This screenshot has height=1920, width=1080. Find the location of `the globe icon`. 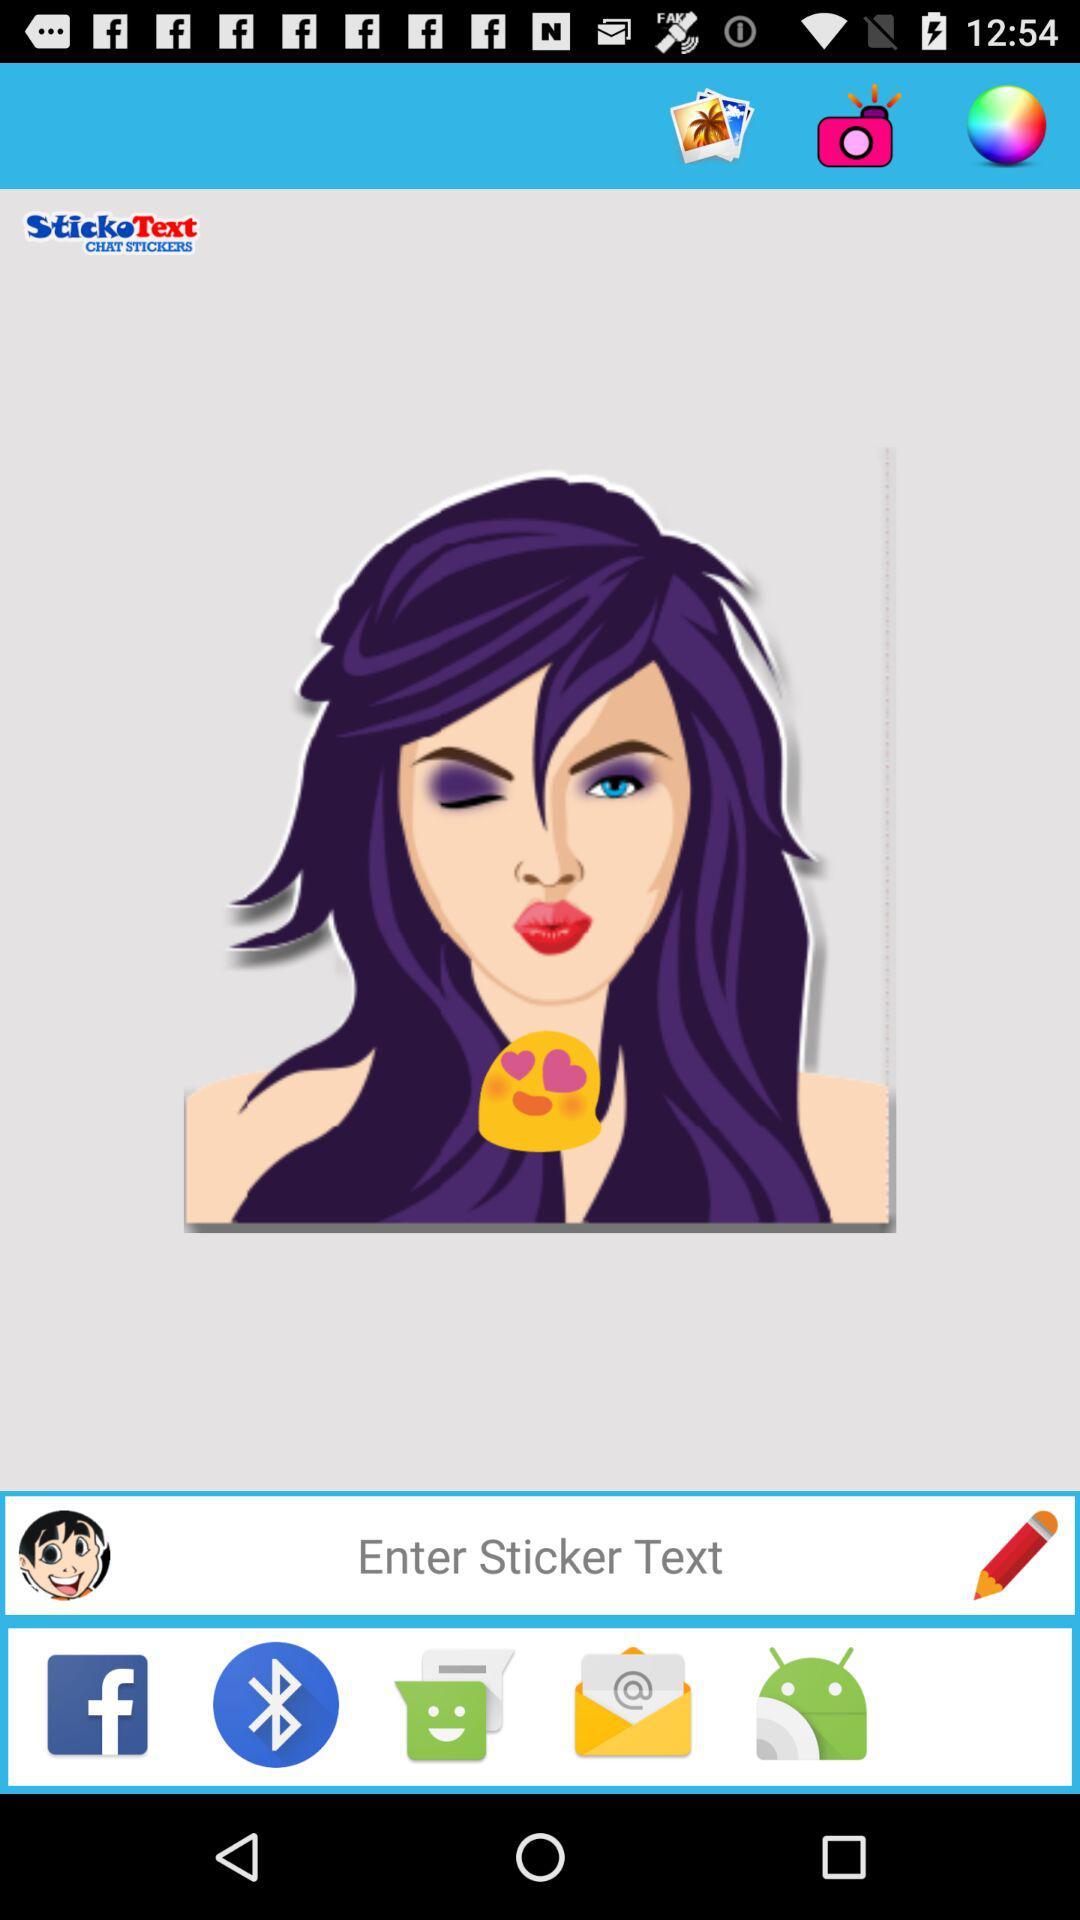

the globe icon is located at coordinates (63, 1664).